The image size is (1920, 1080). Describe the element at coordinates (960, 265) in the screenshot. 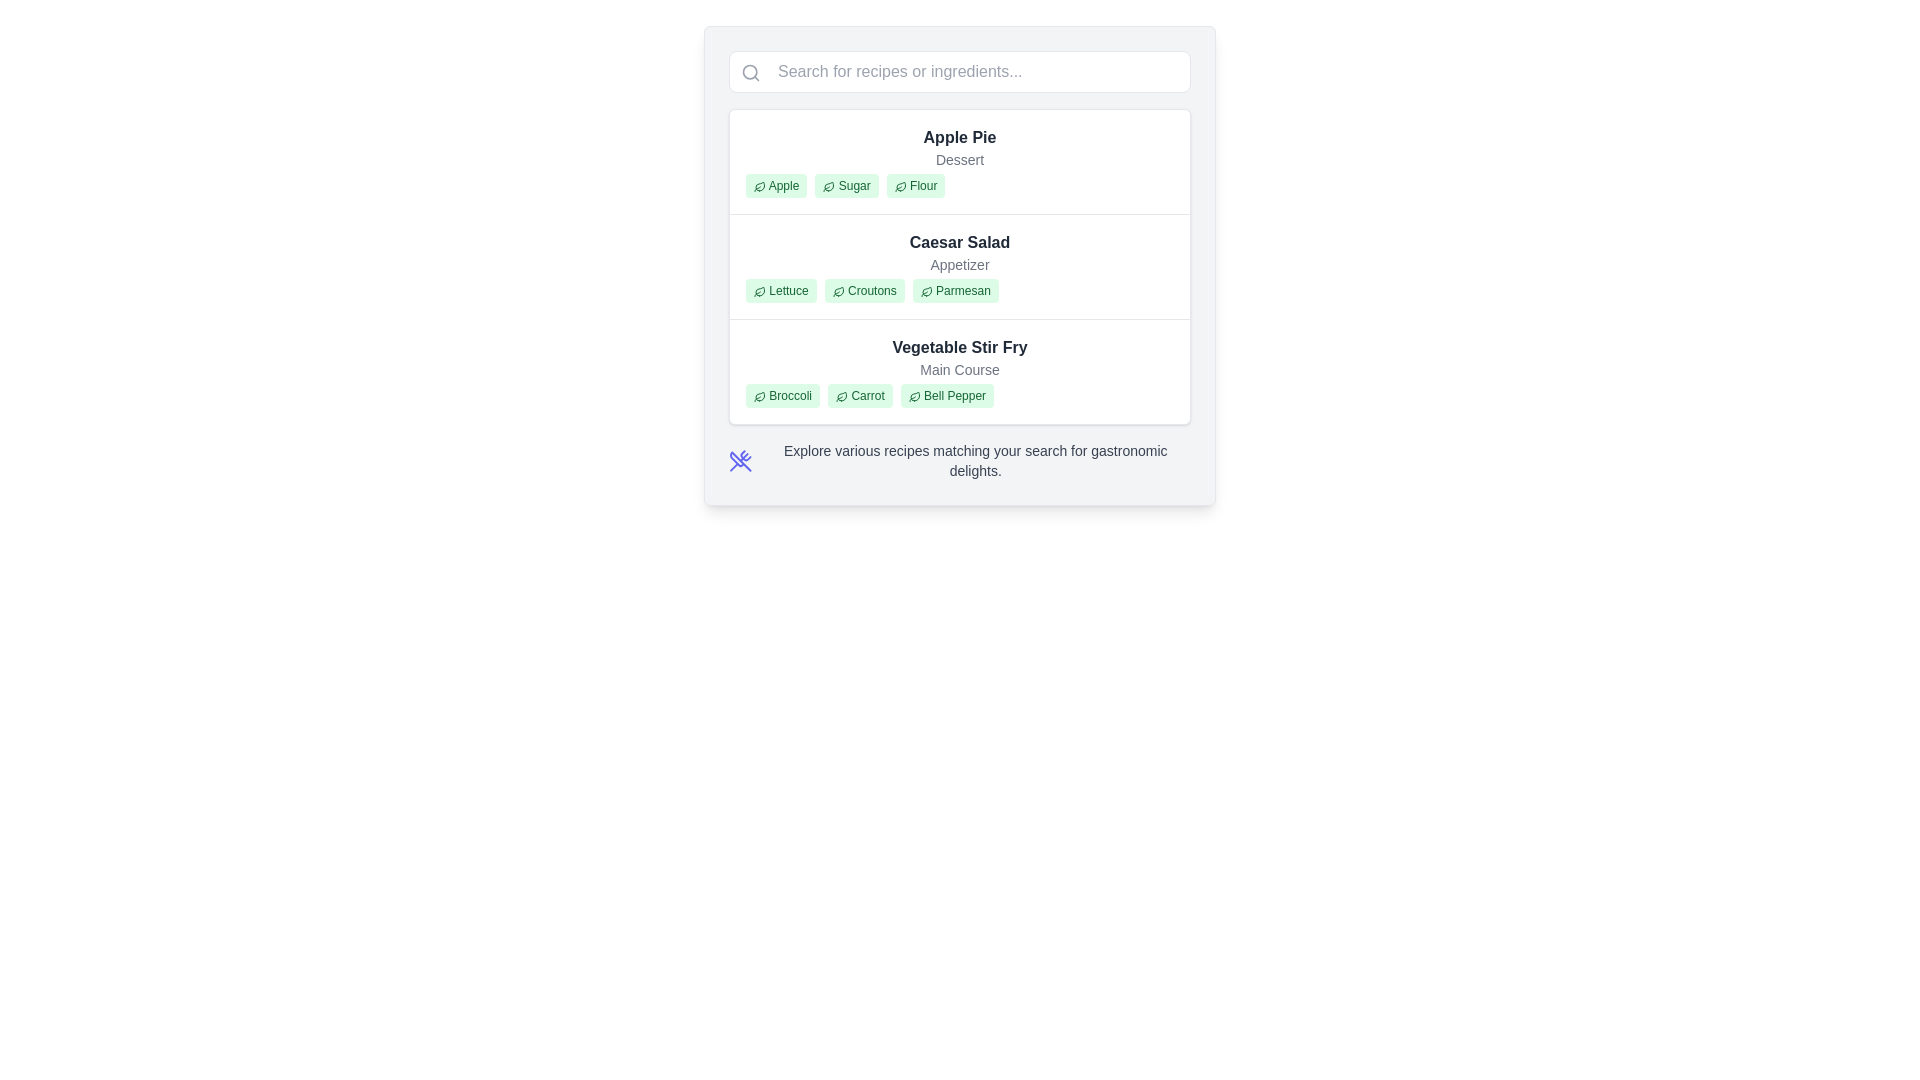

I see `the informational card describing the menu item that showcases its name, category, and primary ingredients, which is the second item in a vertical list between 'Apple Pie' and 'Vegetable Stir Fry'` at that location.